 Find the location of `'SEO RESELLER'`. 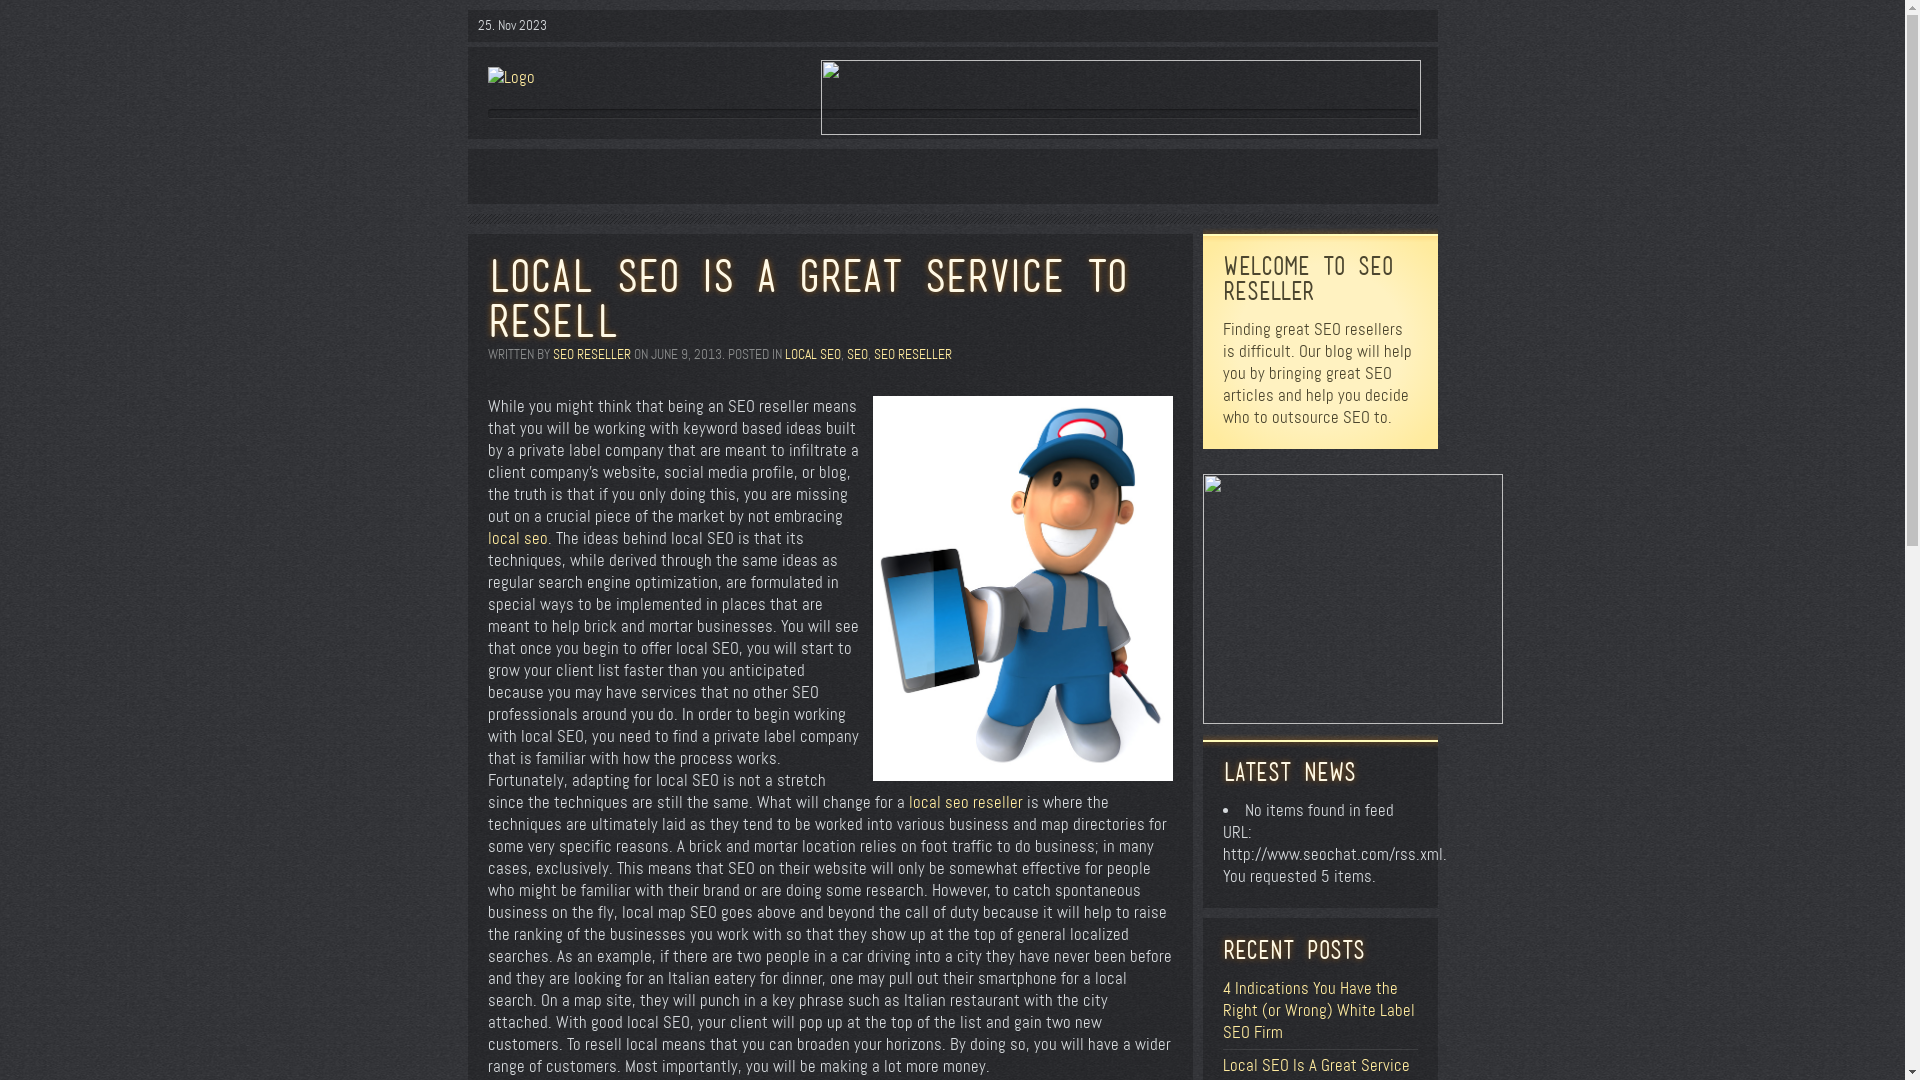

'SEO RESELLER' is located at coordinates (589, 353).